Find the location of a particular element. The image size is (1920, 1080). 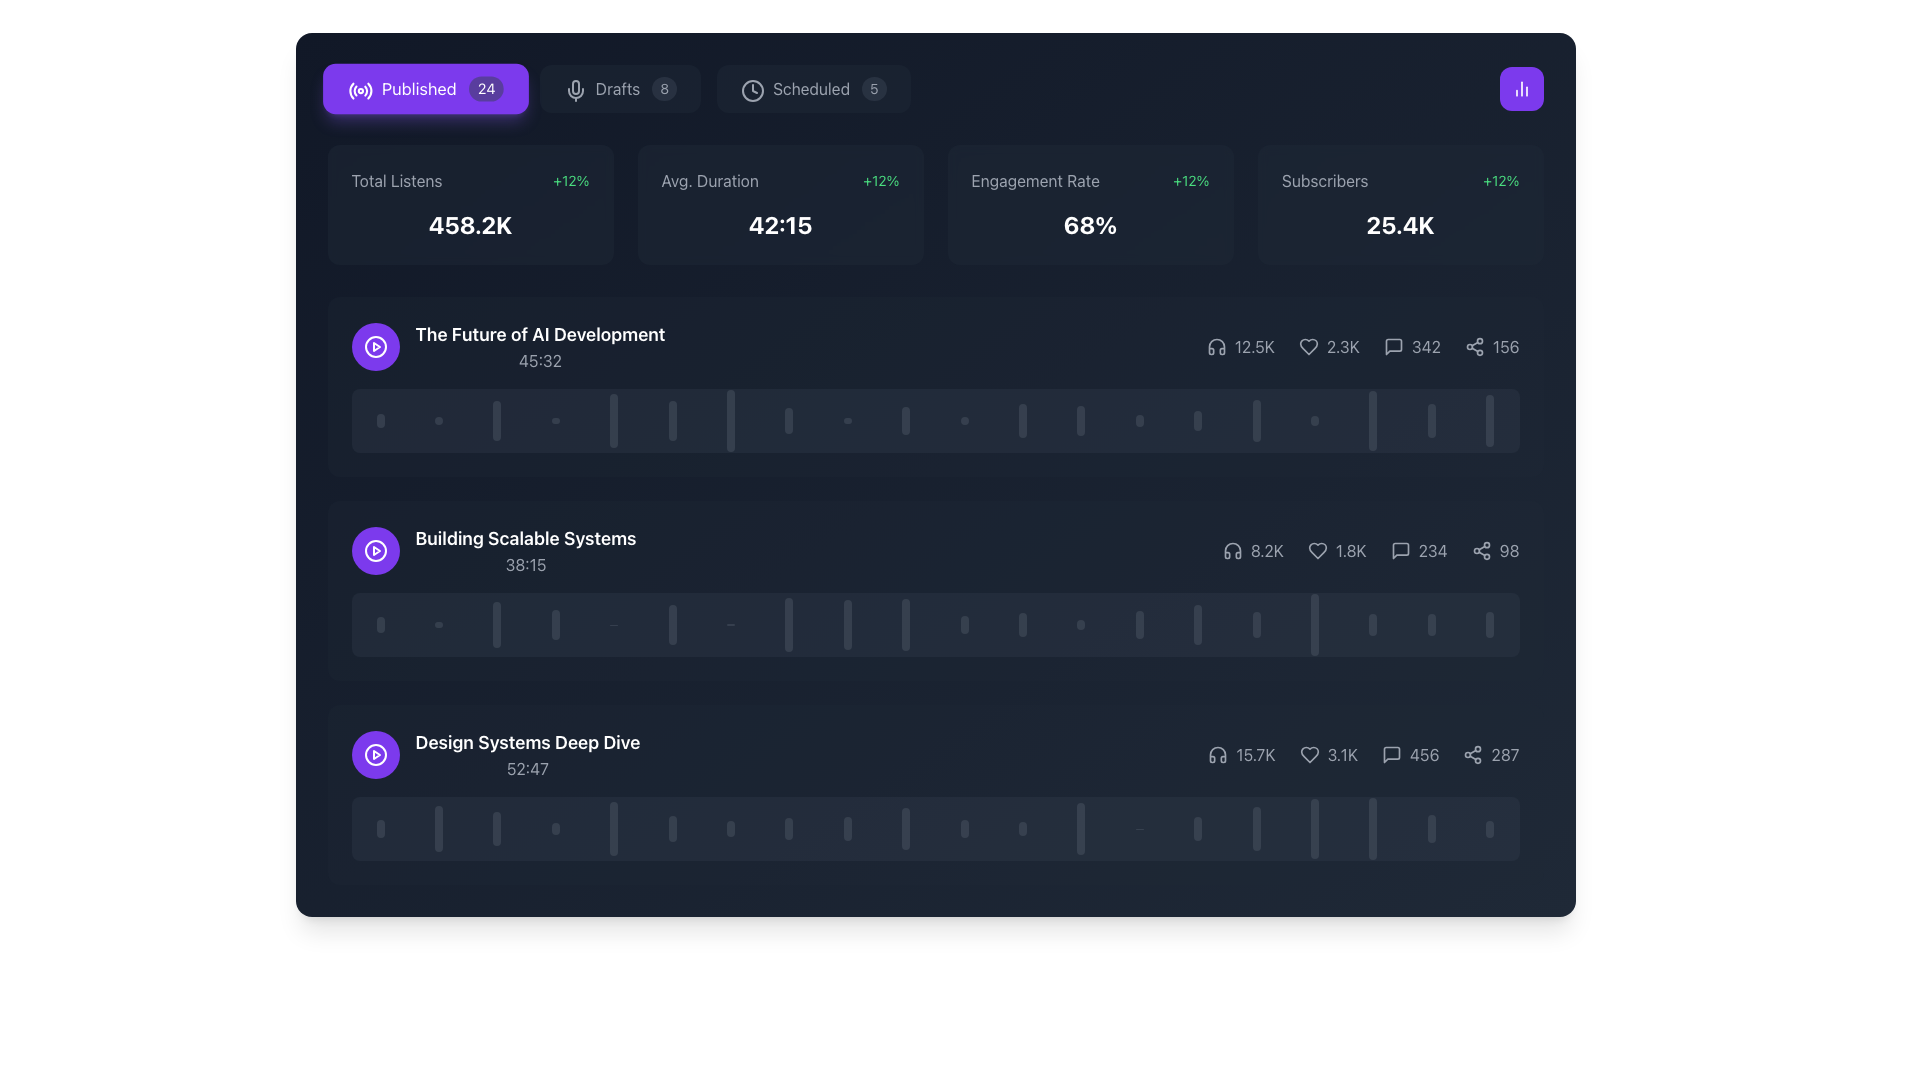

the 'Share' Icon button located to the left of the number '98' in the middle row is located at coordinates (1481, 551).